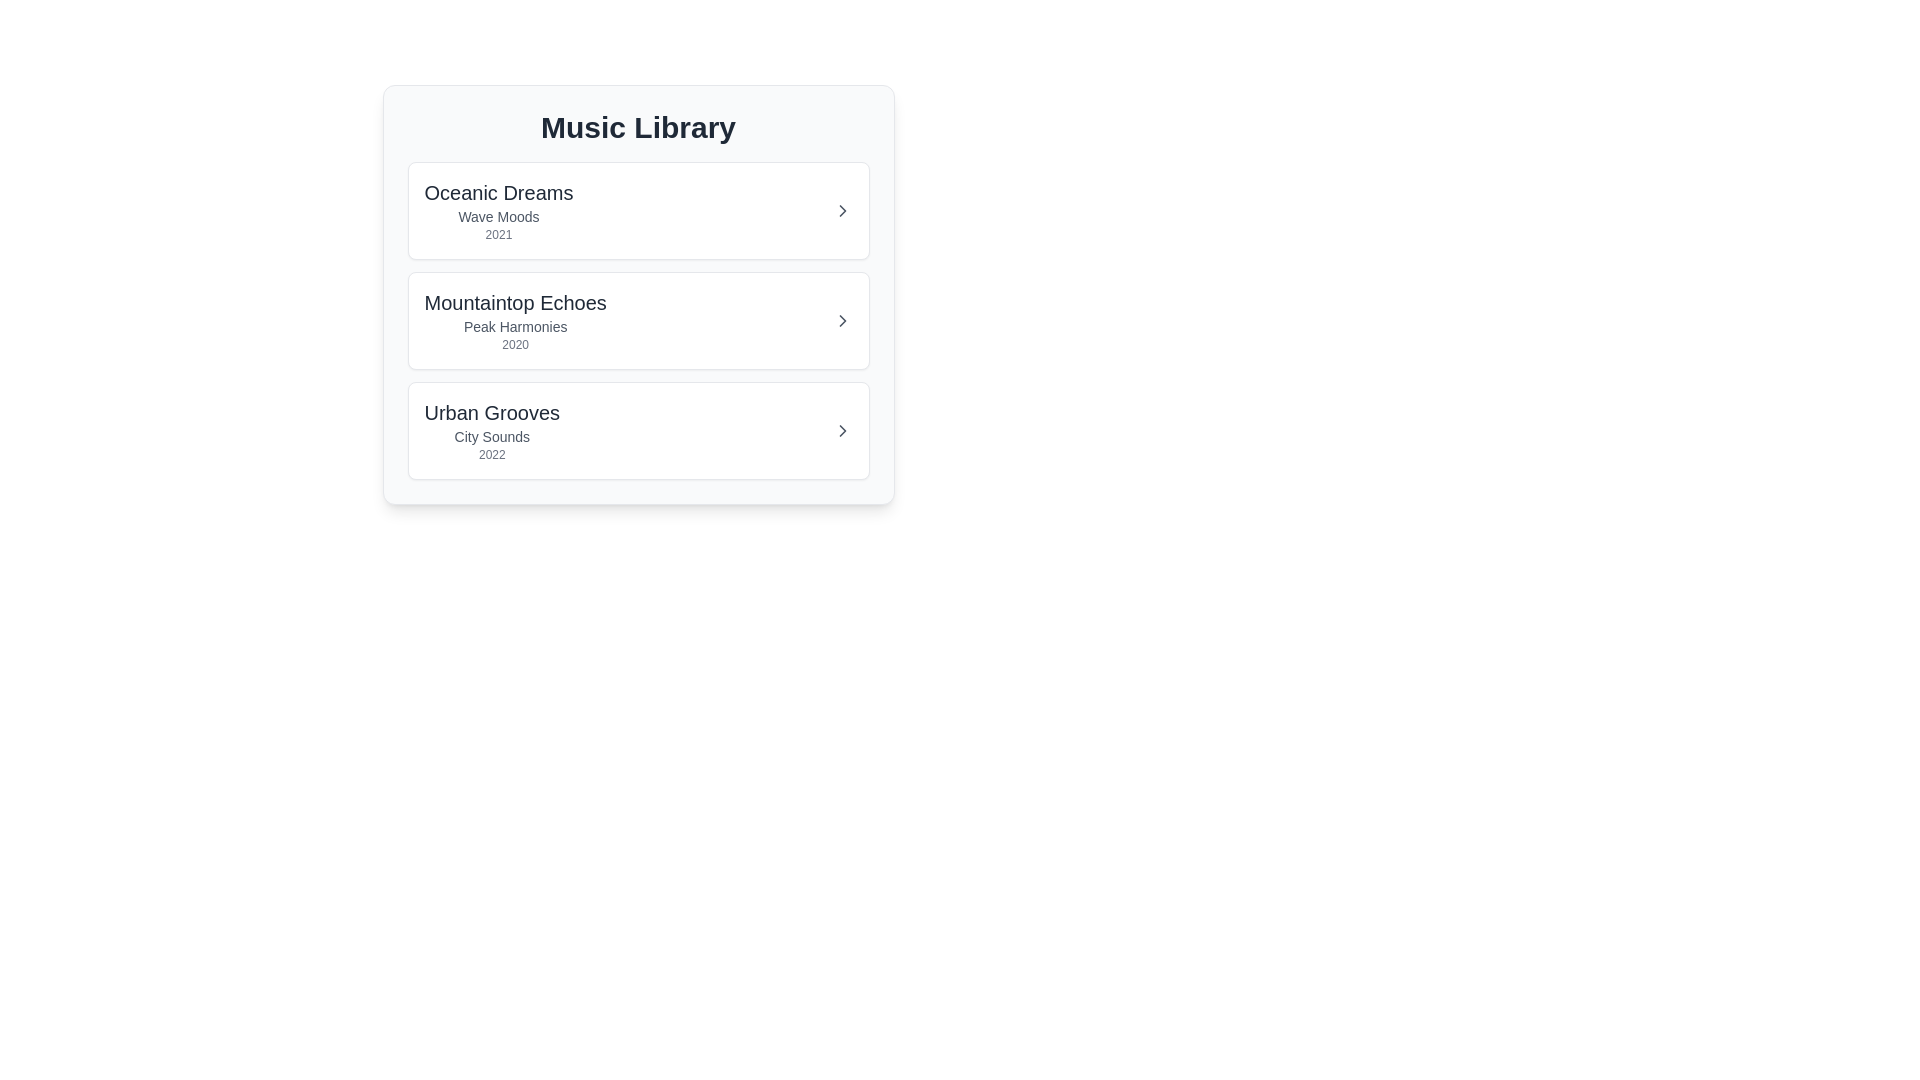 Image resolution: width=1920 pixels, height=1080 pixels. What do you see at coordinates (637, 430) in the screenshot?
I see `the album item corresponding to Urban Grooves` at bounding box center [637, 430].